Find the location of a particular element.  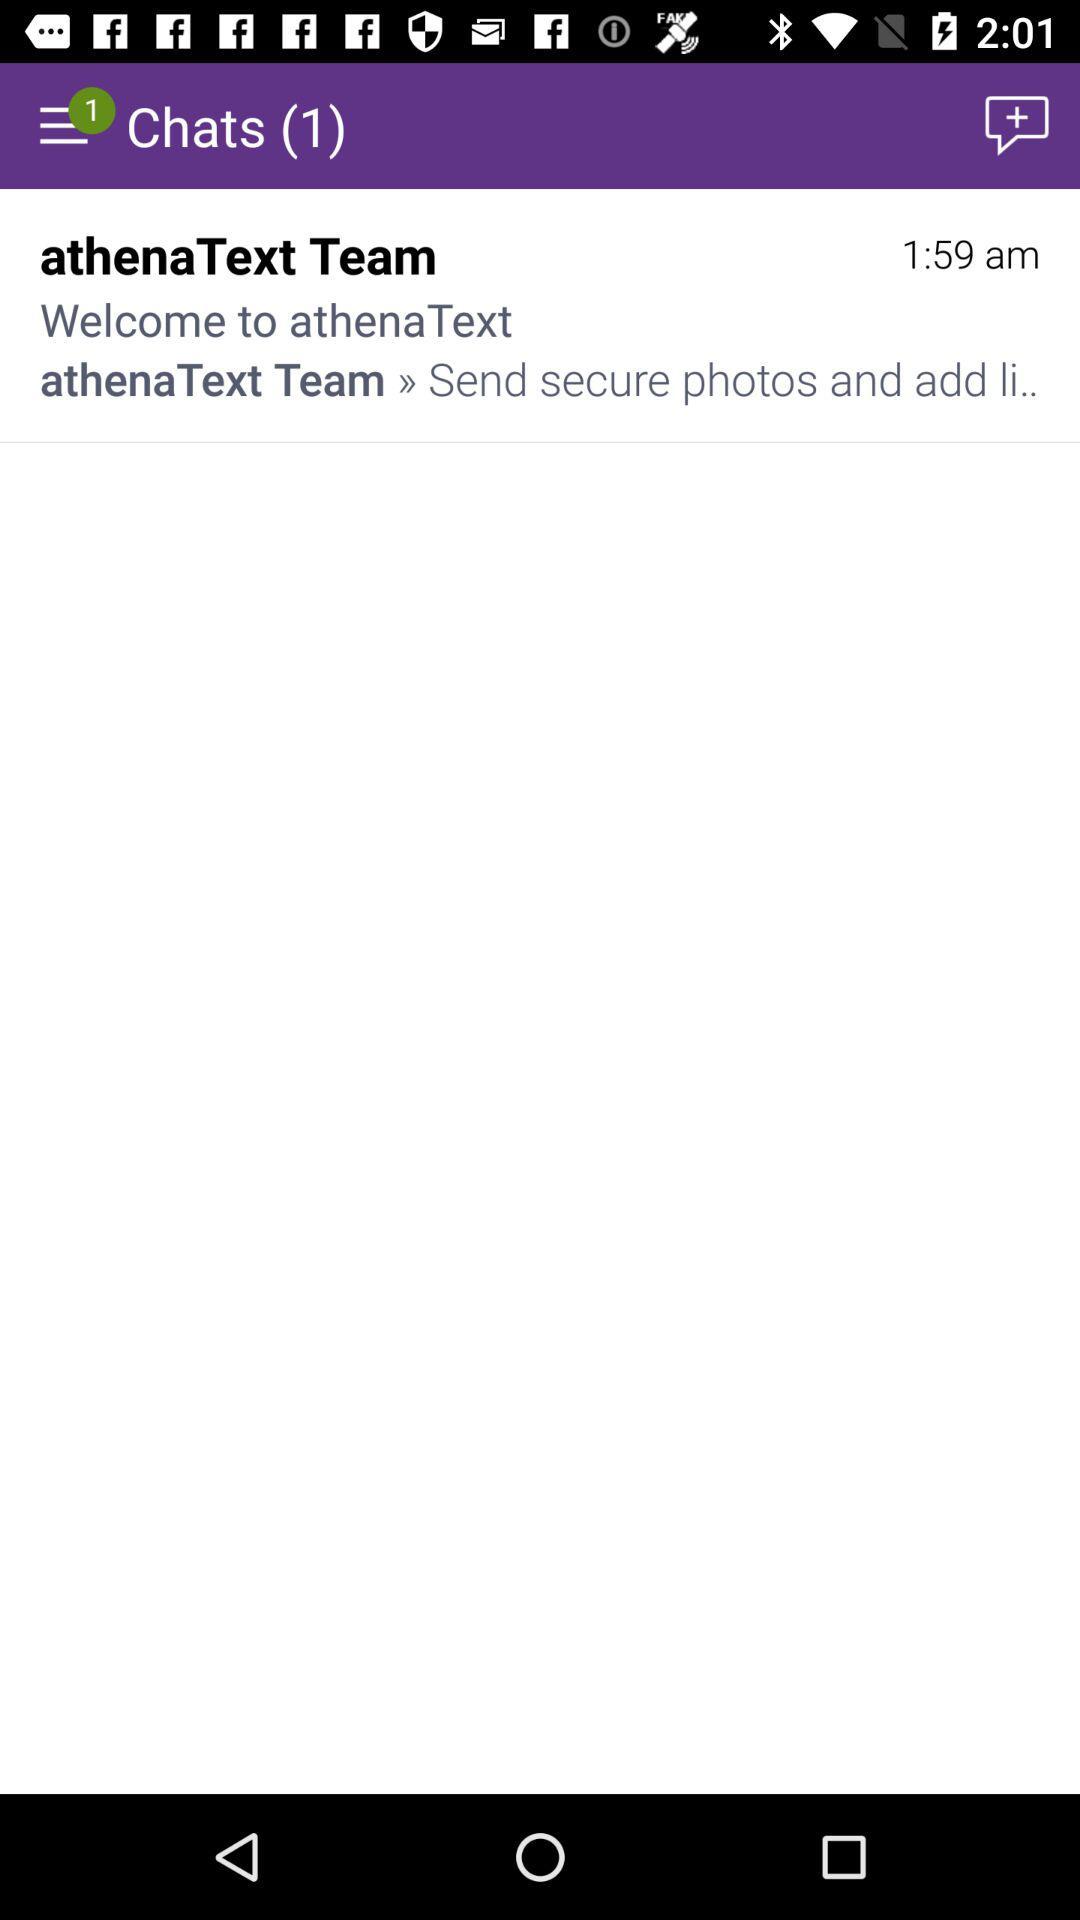

the icon above the athenatext team send icon is located at coordinates (969, 253).